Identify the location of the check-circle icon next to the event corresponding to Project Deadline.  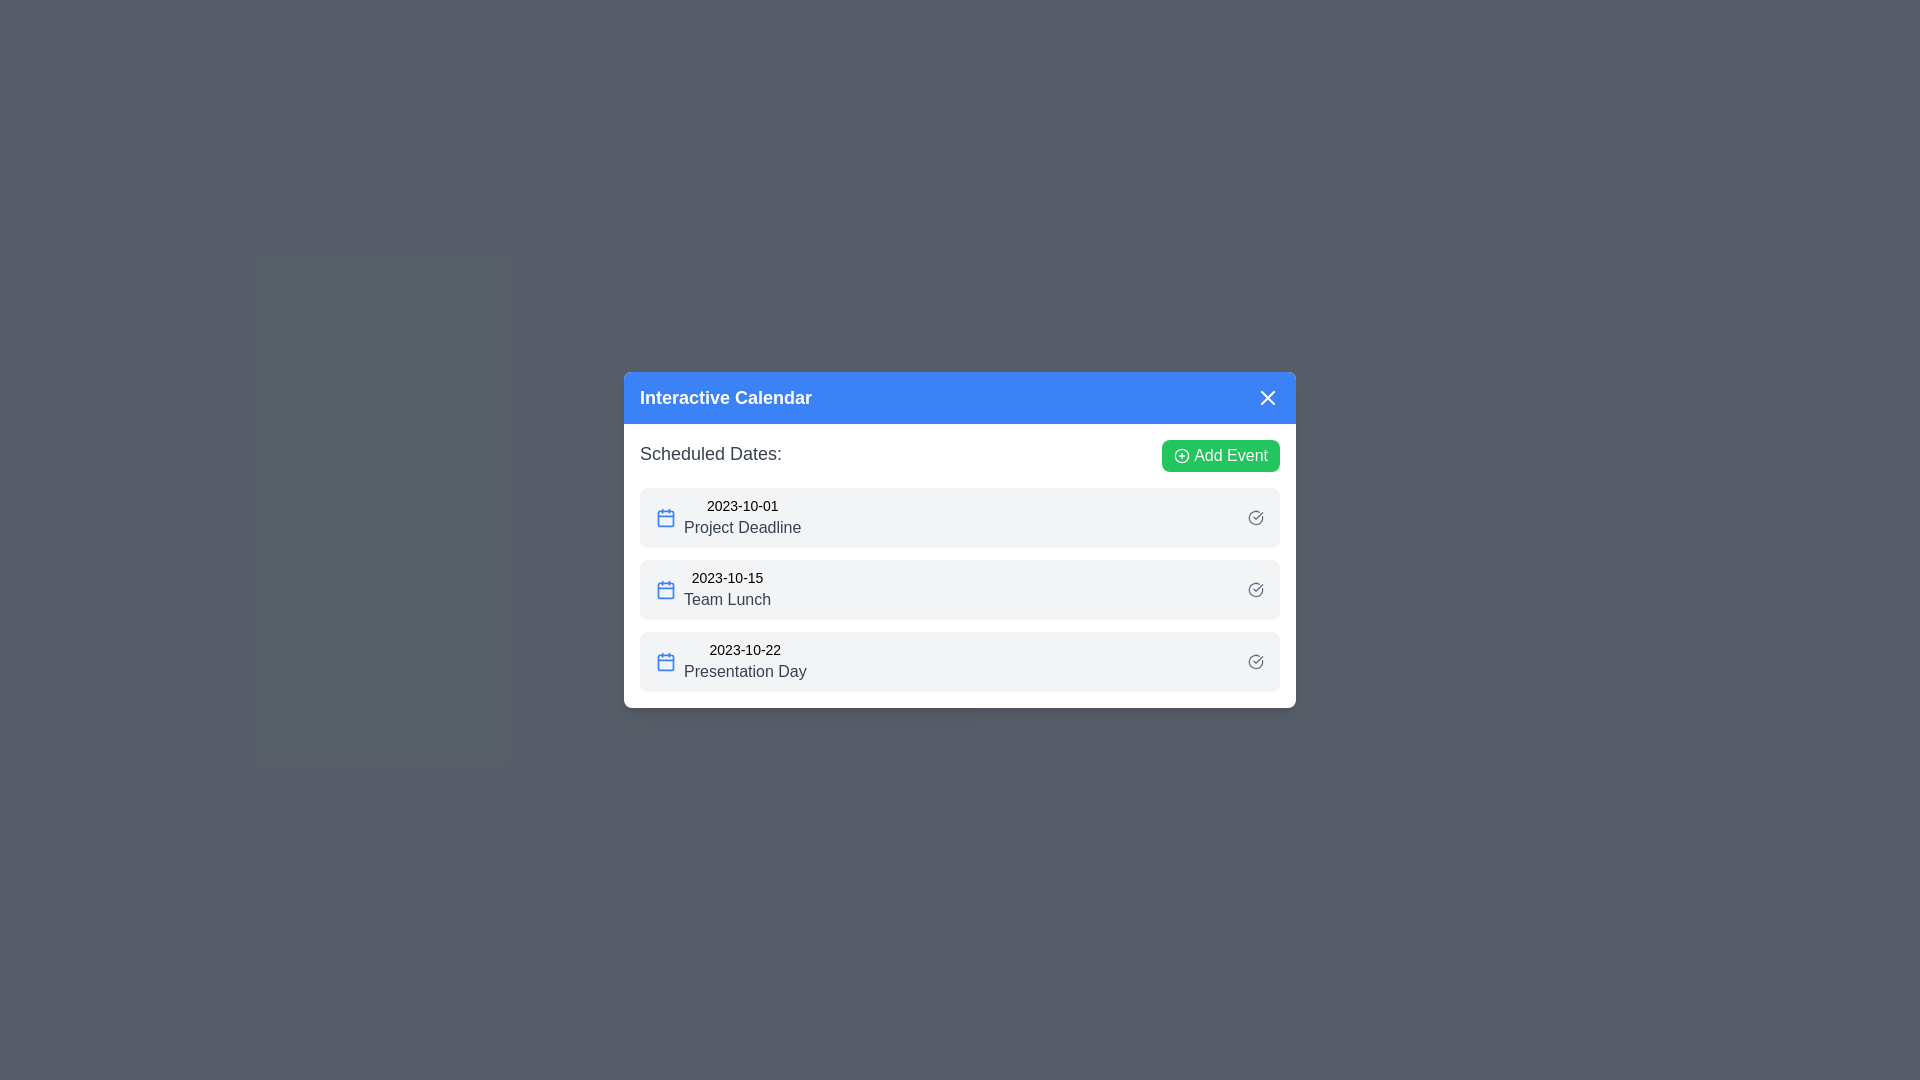
(1255, 516).